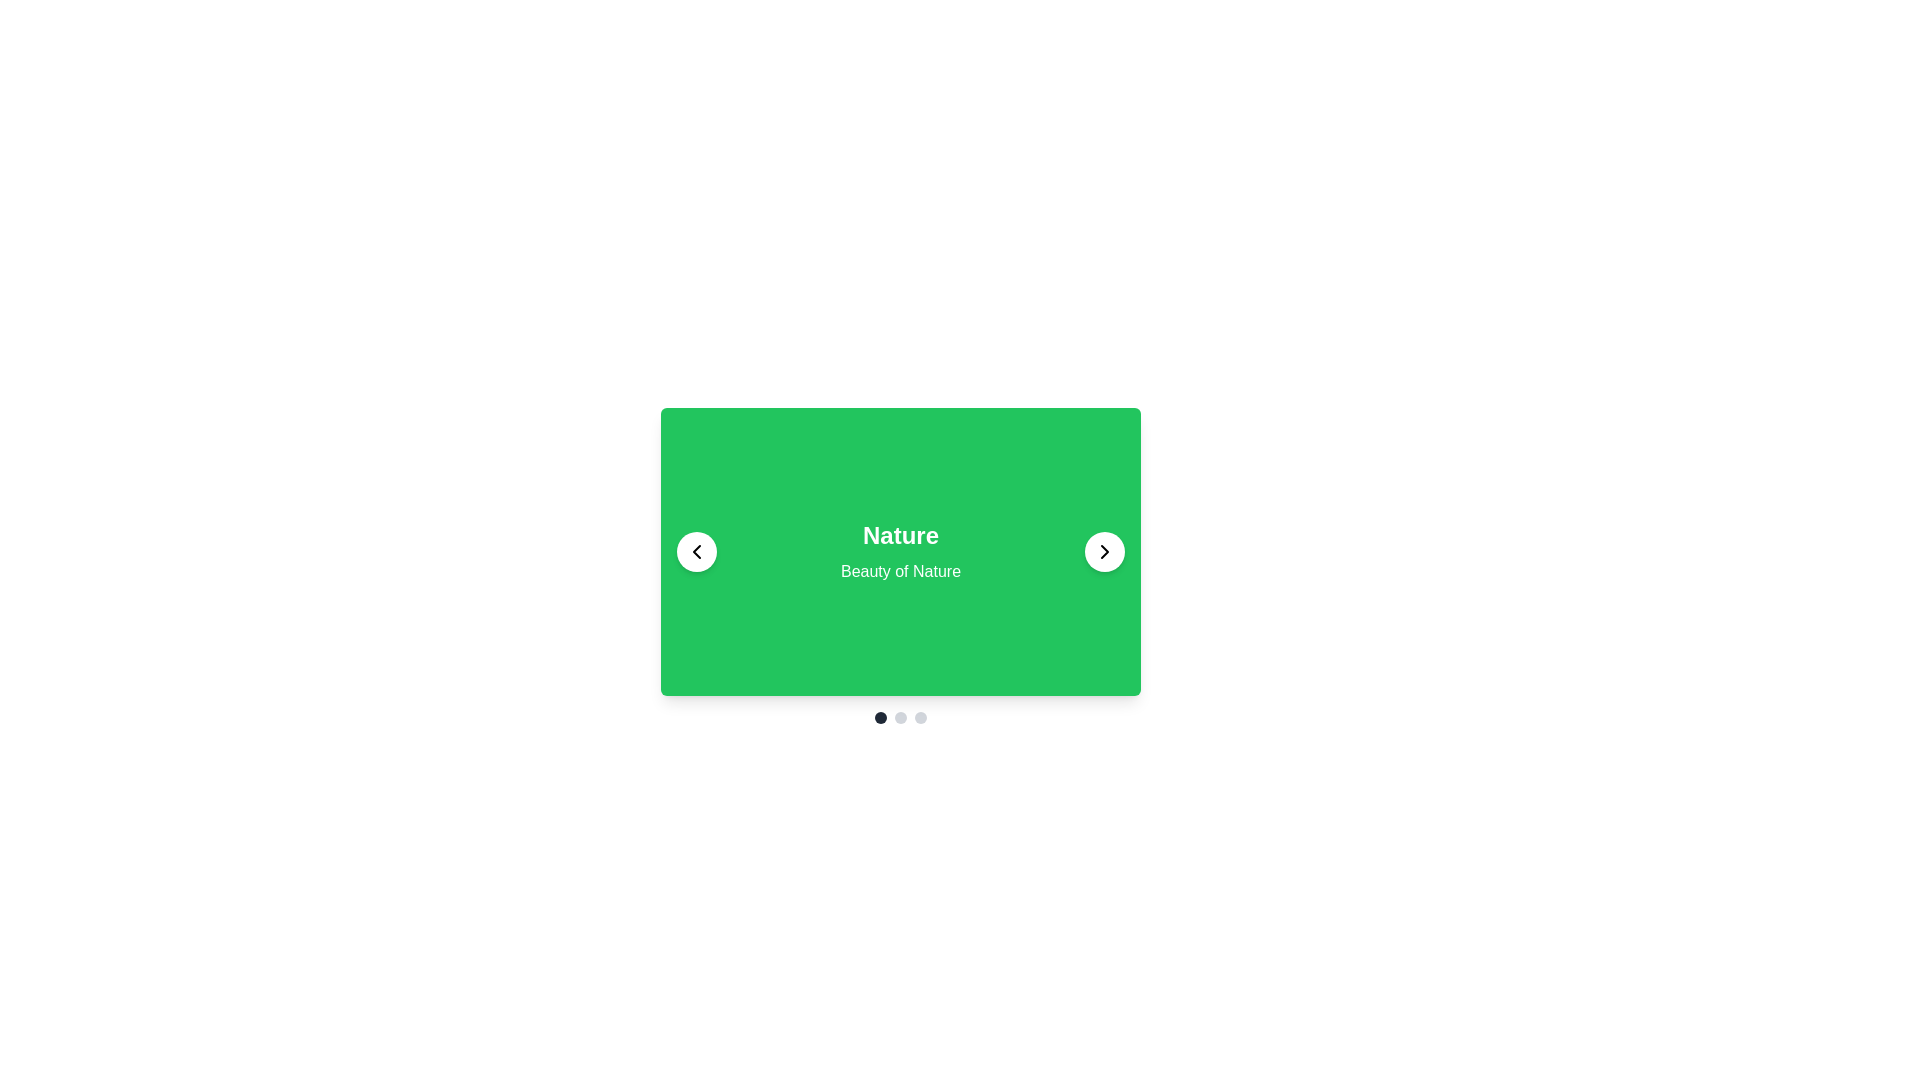 This screenshot has height=1080, width=1920. What do you see at coordinates (1103, 551) in the screenshot?
I see `the button located at the far right side of the green rectangular card` at bounding box center [1103, 551].